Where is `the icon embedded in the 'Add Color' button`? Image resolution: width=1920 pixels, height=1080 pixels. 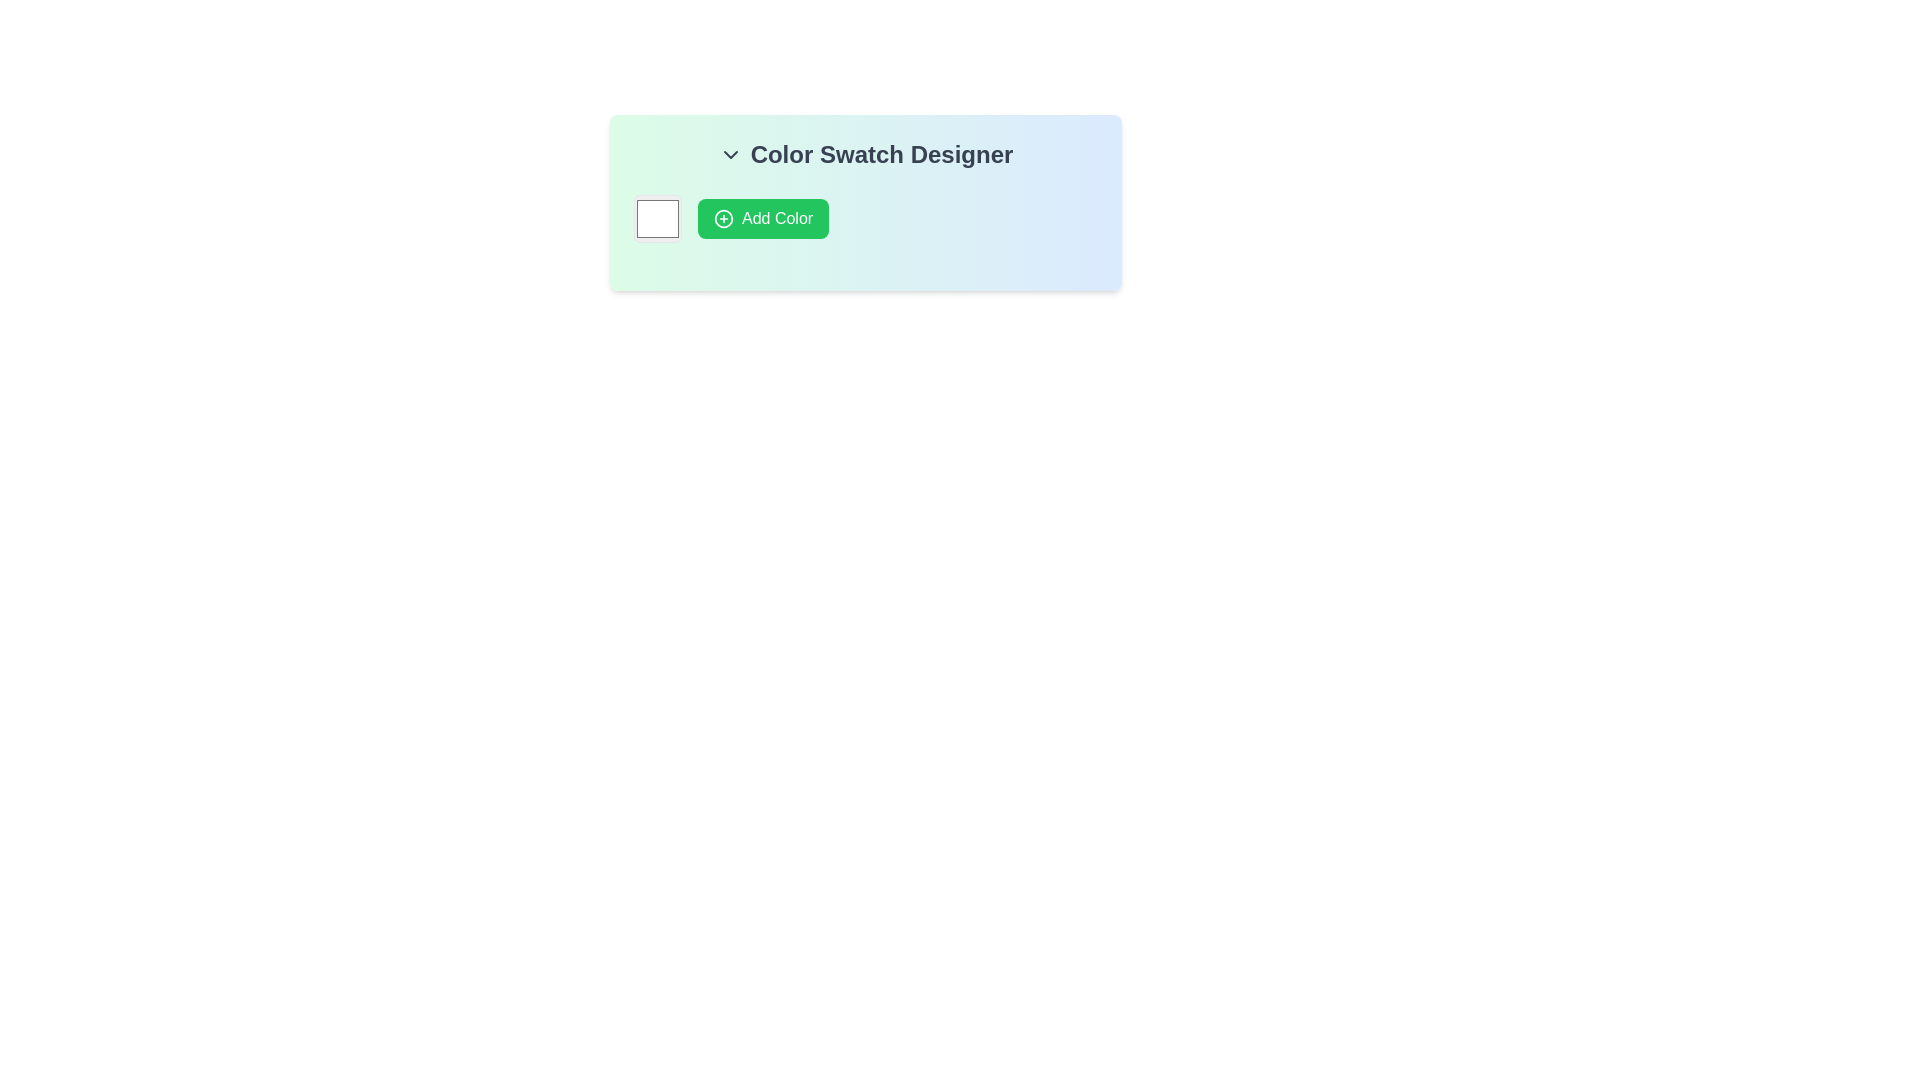 the icon embedded in the 'Add Color' button is located at coordinates (723, 219).